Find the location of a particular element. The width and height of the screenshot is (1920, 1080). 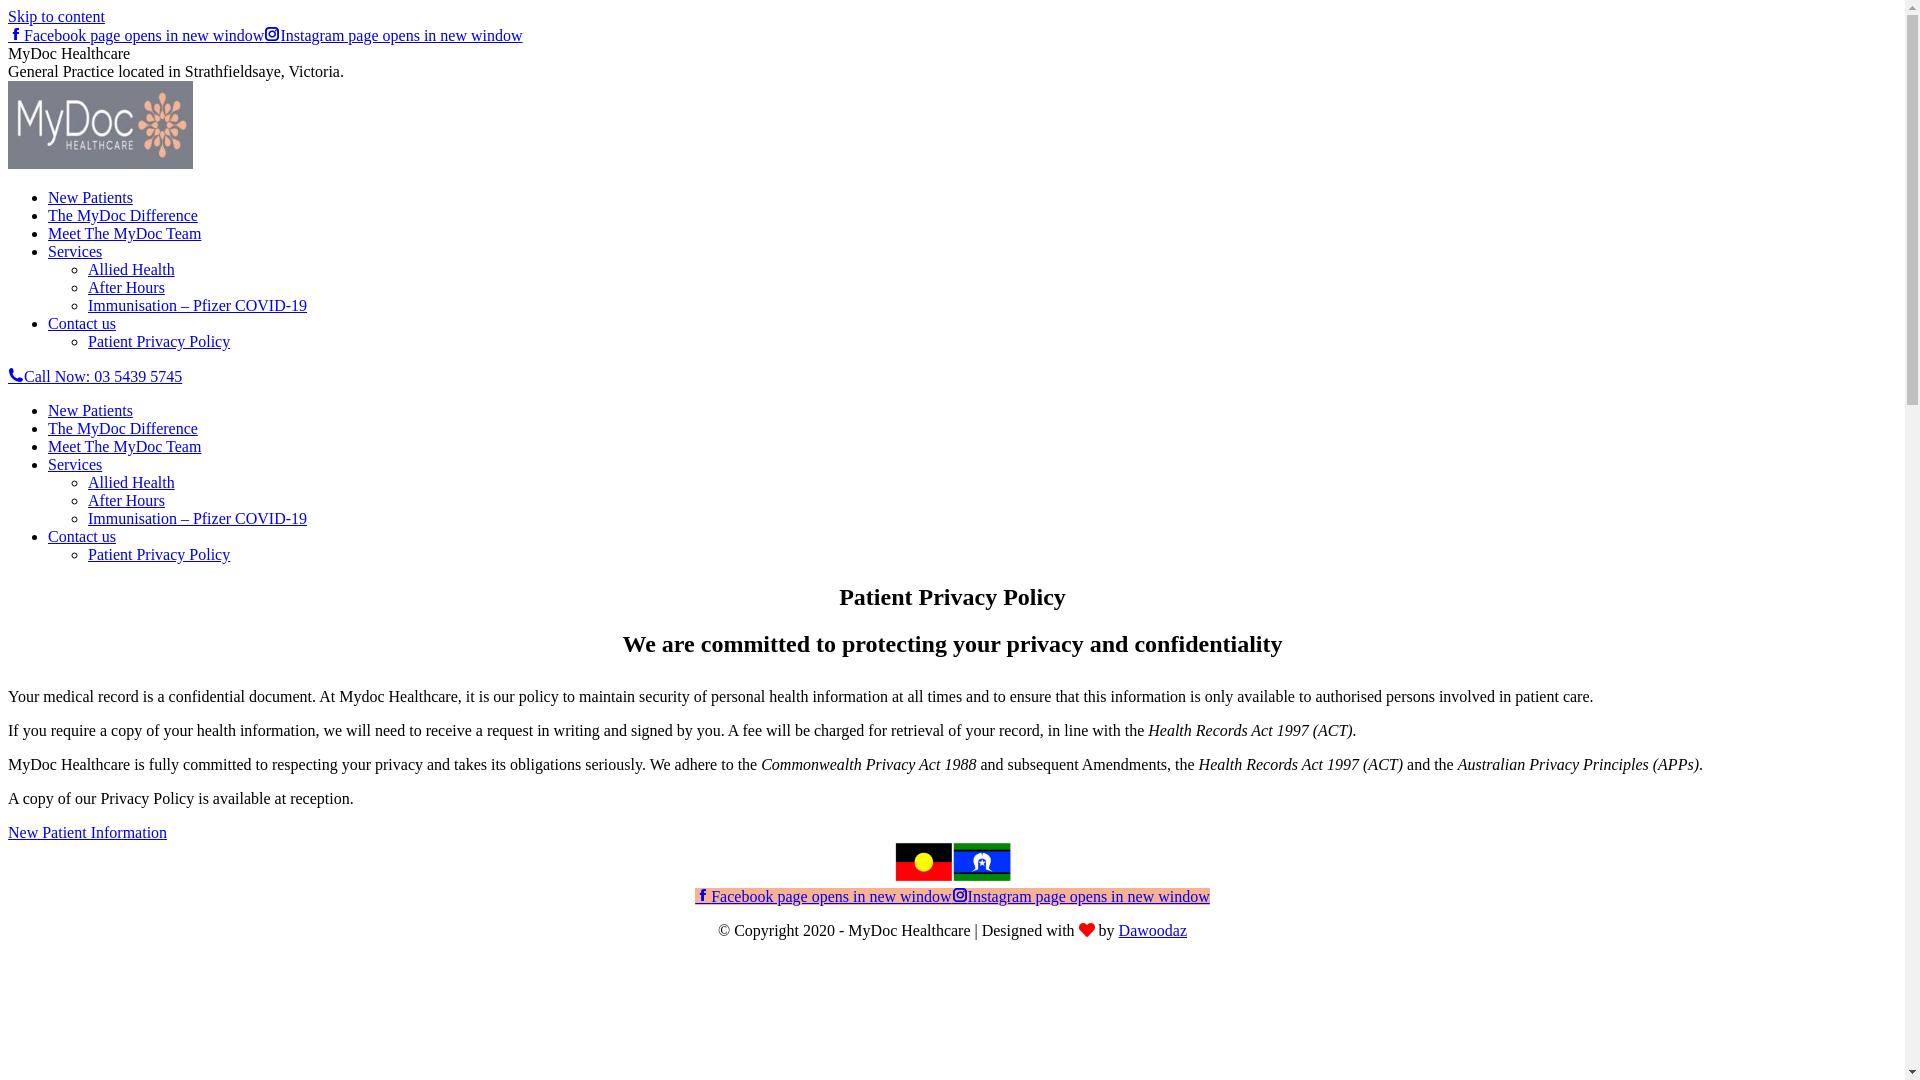

'New Patients' is located at coordinates (48, 197).